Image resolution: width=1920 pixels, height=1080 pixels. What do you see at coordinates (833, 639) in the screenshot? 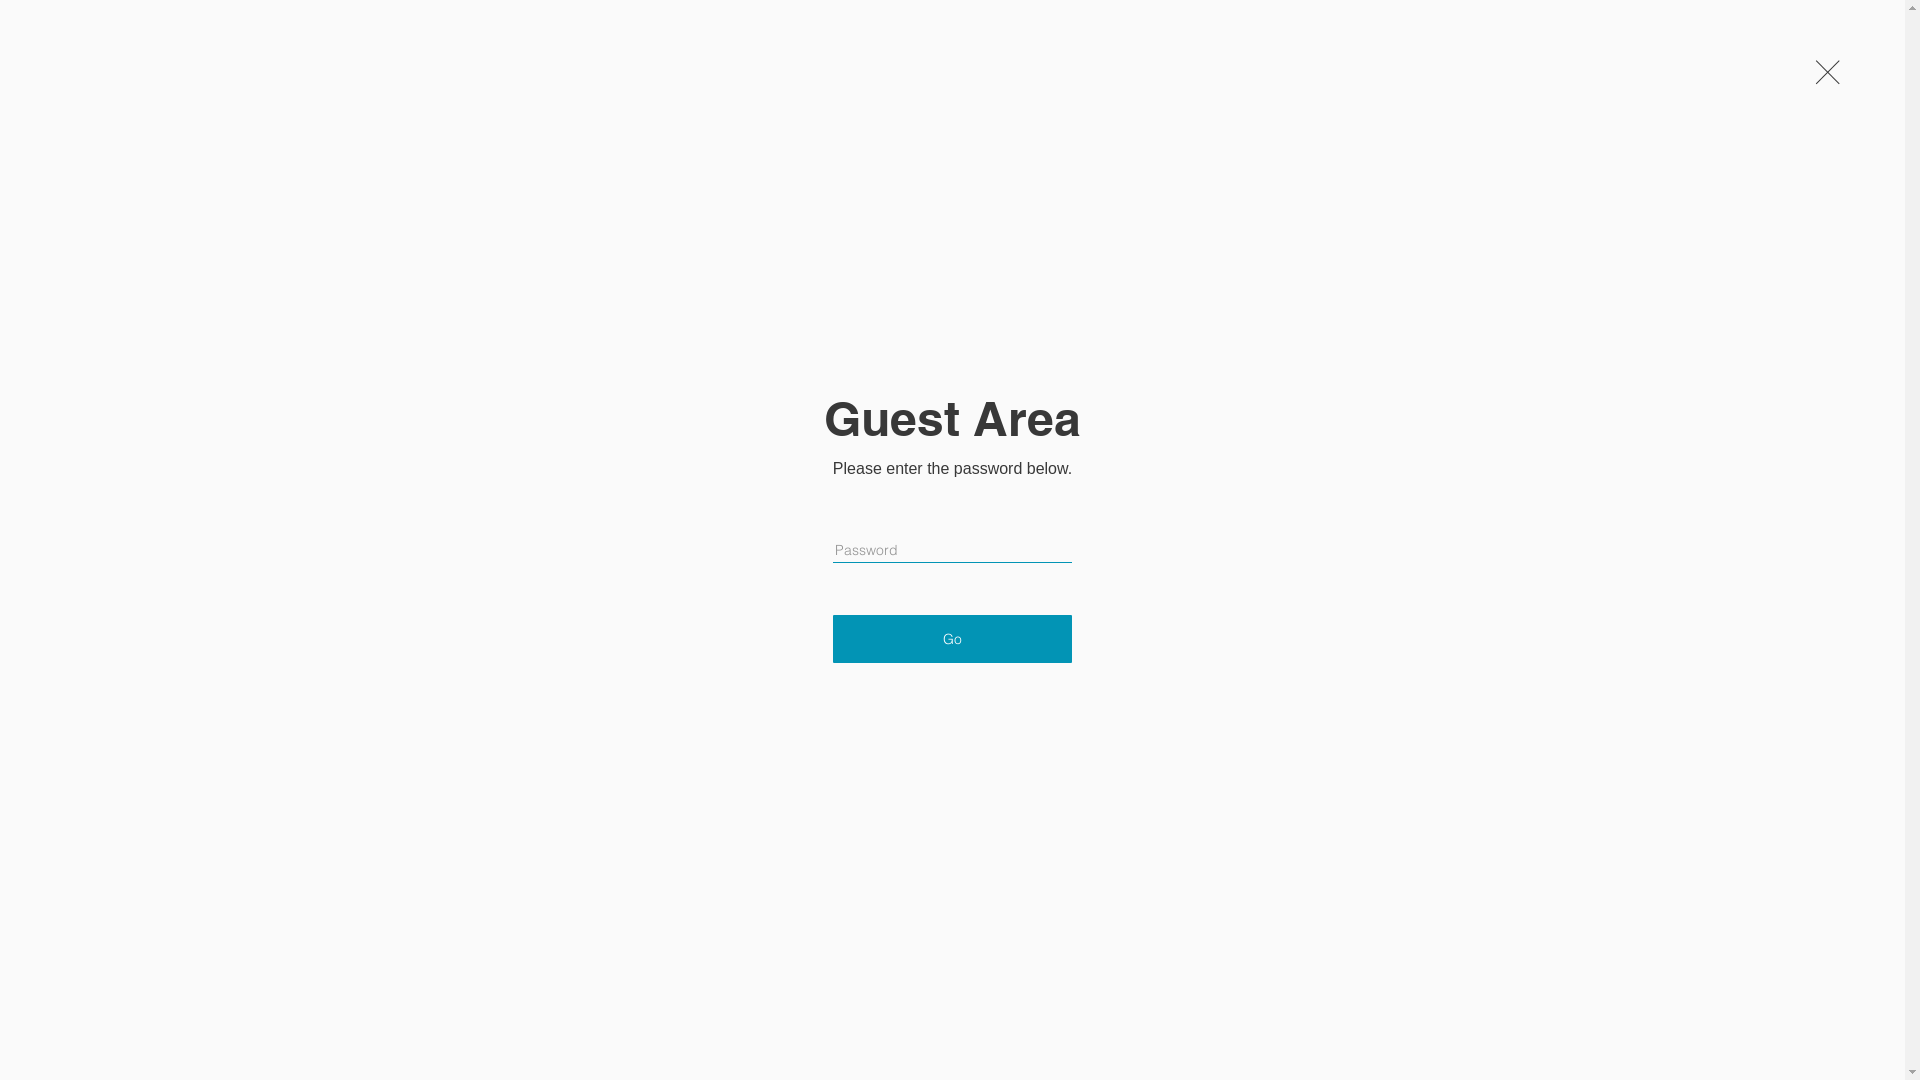
I see `'Go'` at bounding box center [833, 639].